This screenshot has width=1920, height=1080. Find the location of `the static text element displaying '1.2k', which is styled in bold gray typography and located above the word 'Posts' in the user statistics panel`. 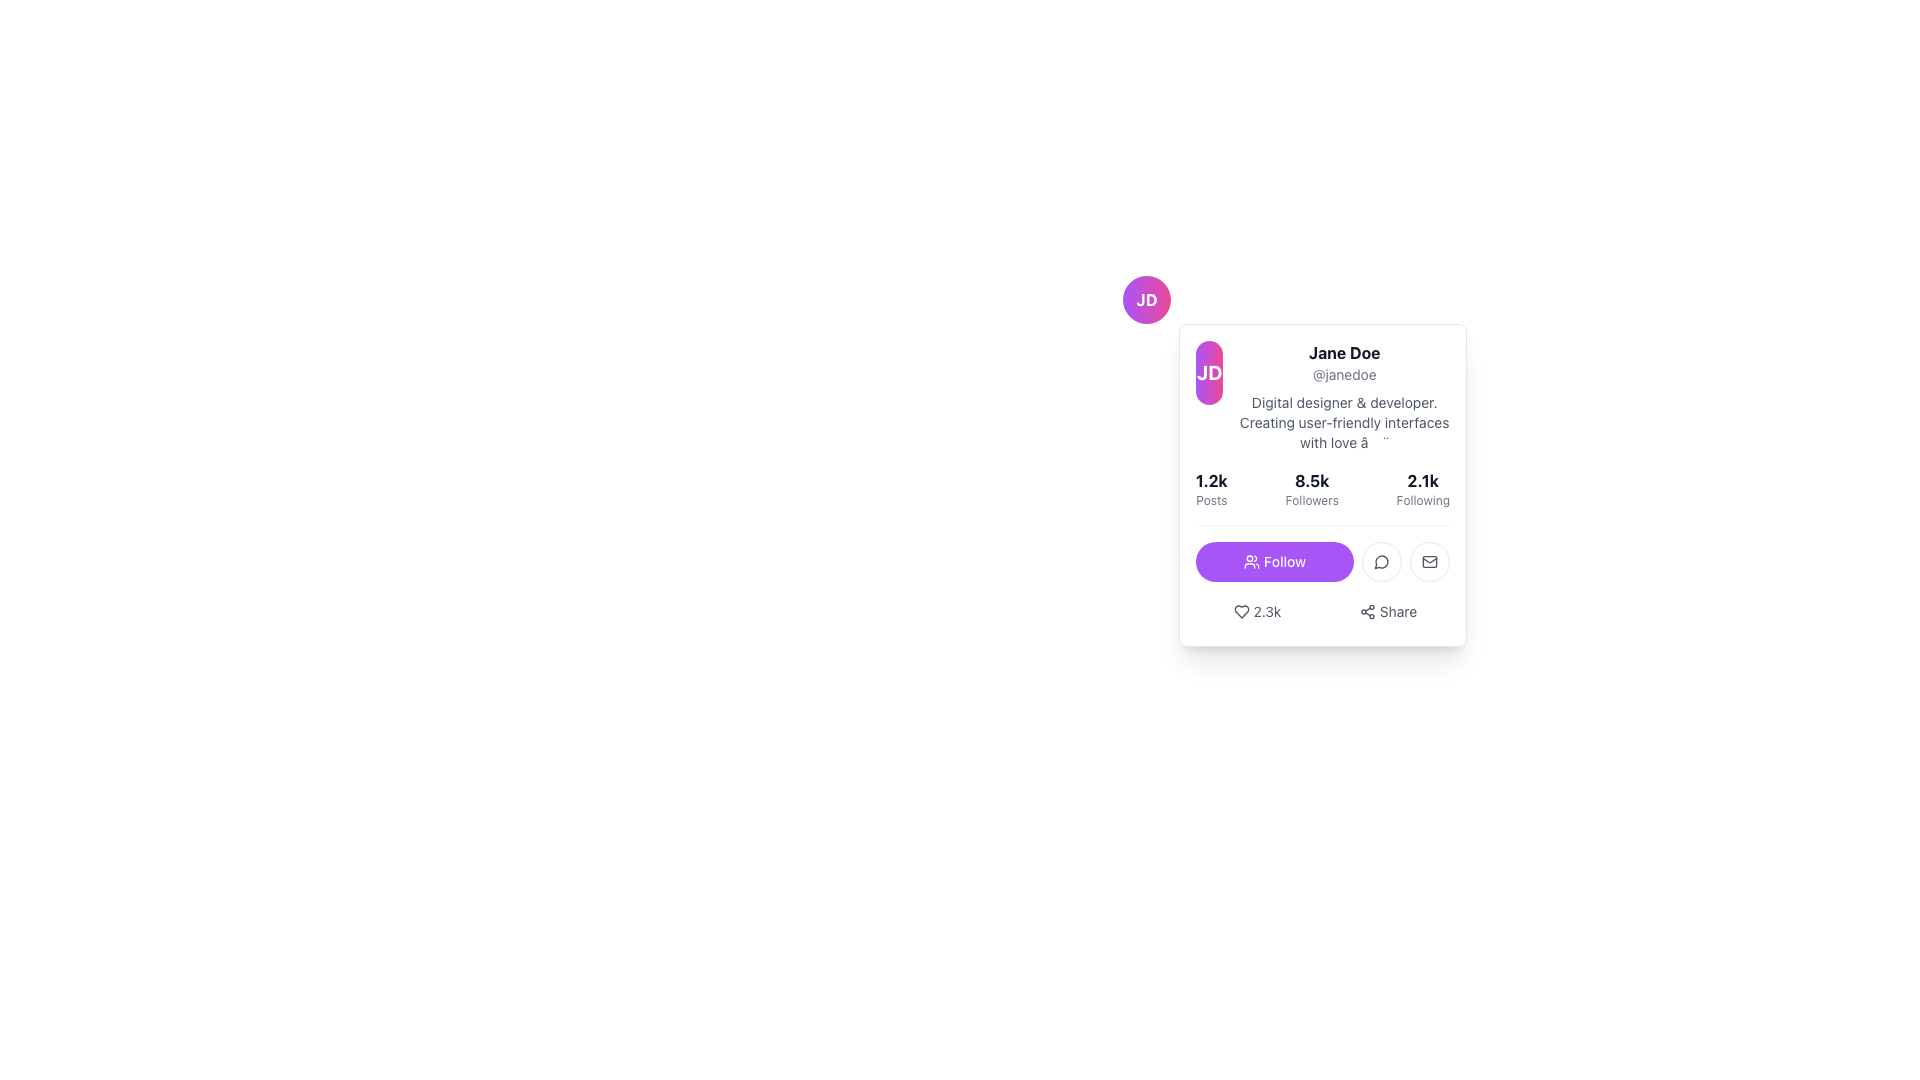

the static text element displaying '1.2k', which is styled in bold gray typography and located above the word 'Posts' in the user statistics panel is located at coordinates (1210, 481).